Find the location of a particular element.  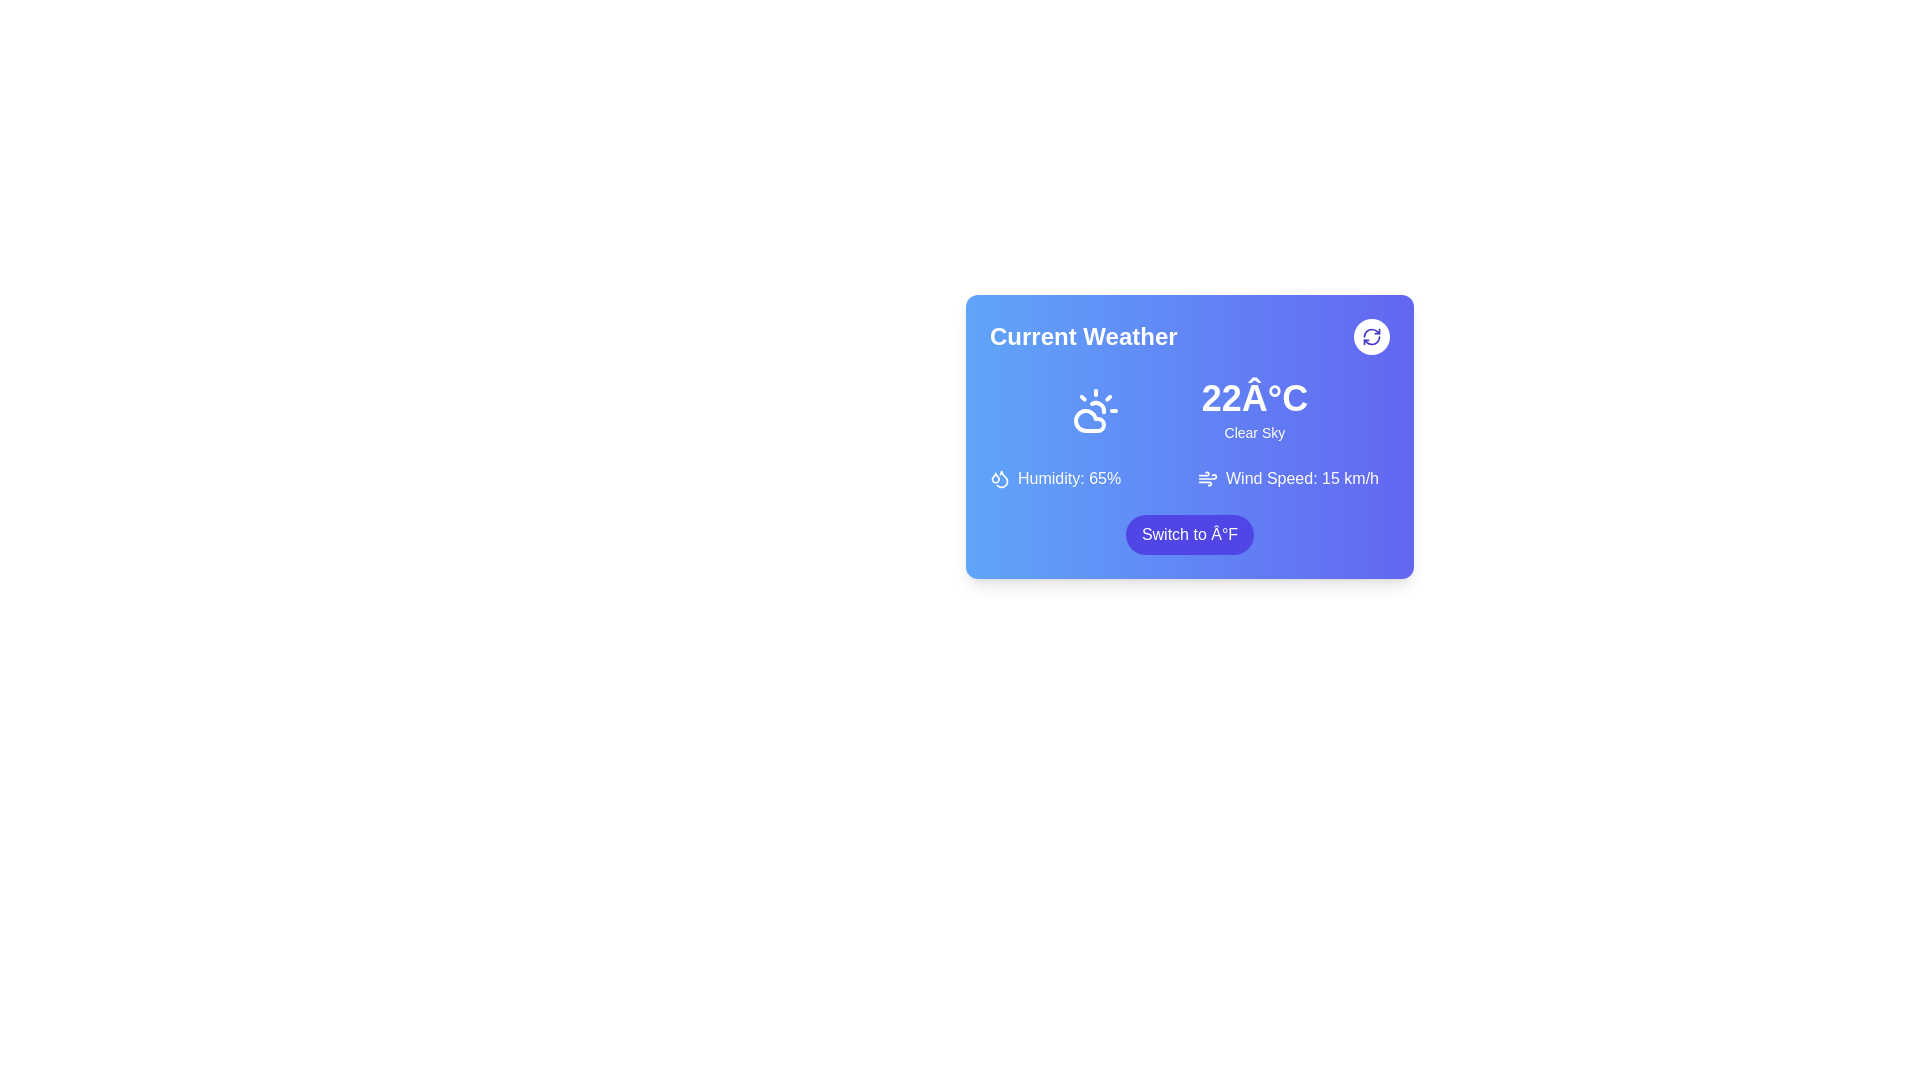

the rounded button with a white background and indigo refresh icon located at the top-right corner of the 'Current Weather' section to change its background color to gray is located at coordinates (1371, 335).